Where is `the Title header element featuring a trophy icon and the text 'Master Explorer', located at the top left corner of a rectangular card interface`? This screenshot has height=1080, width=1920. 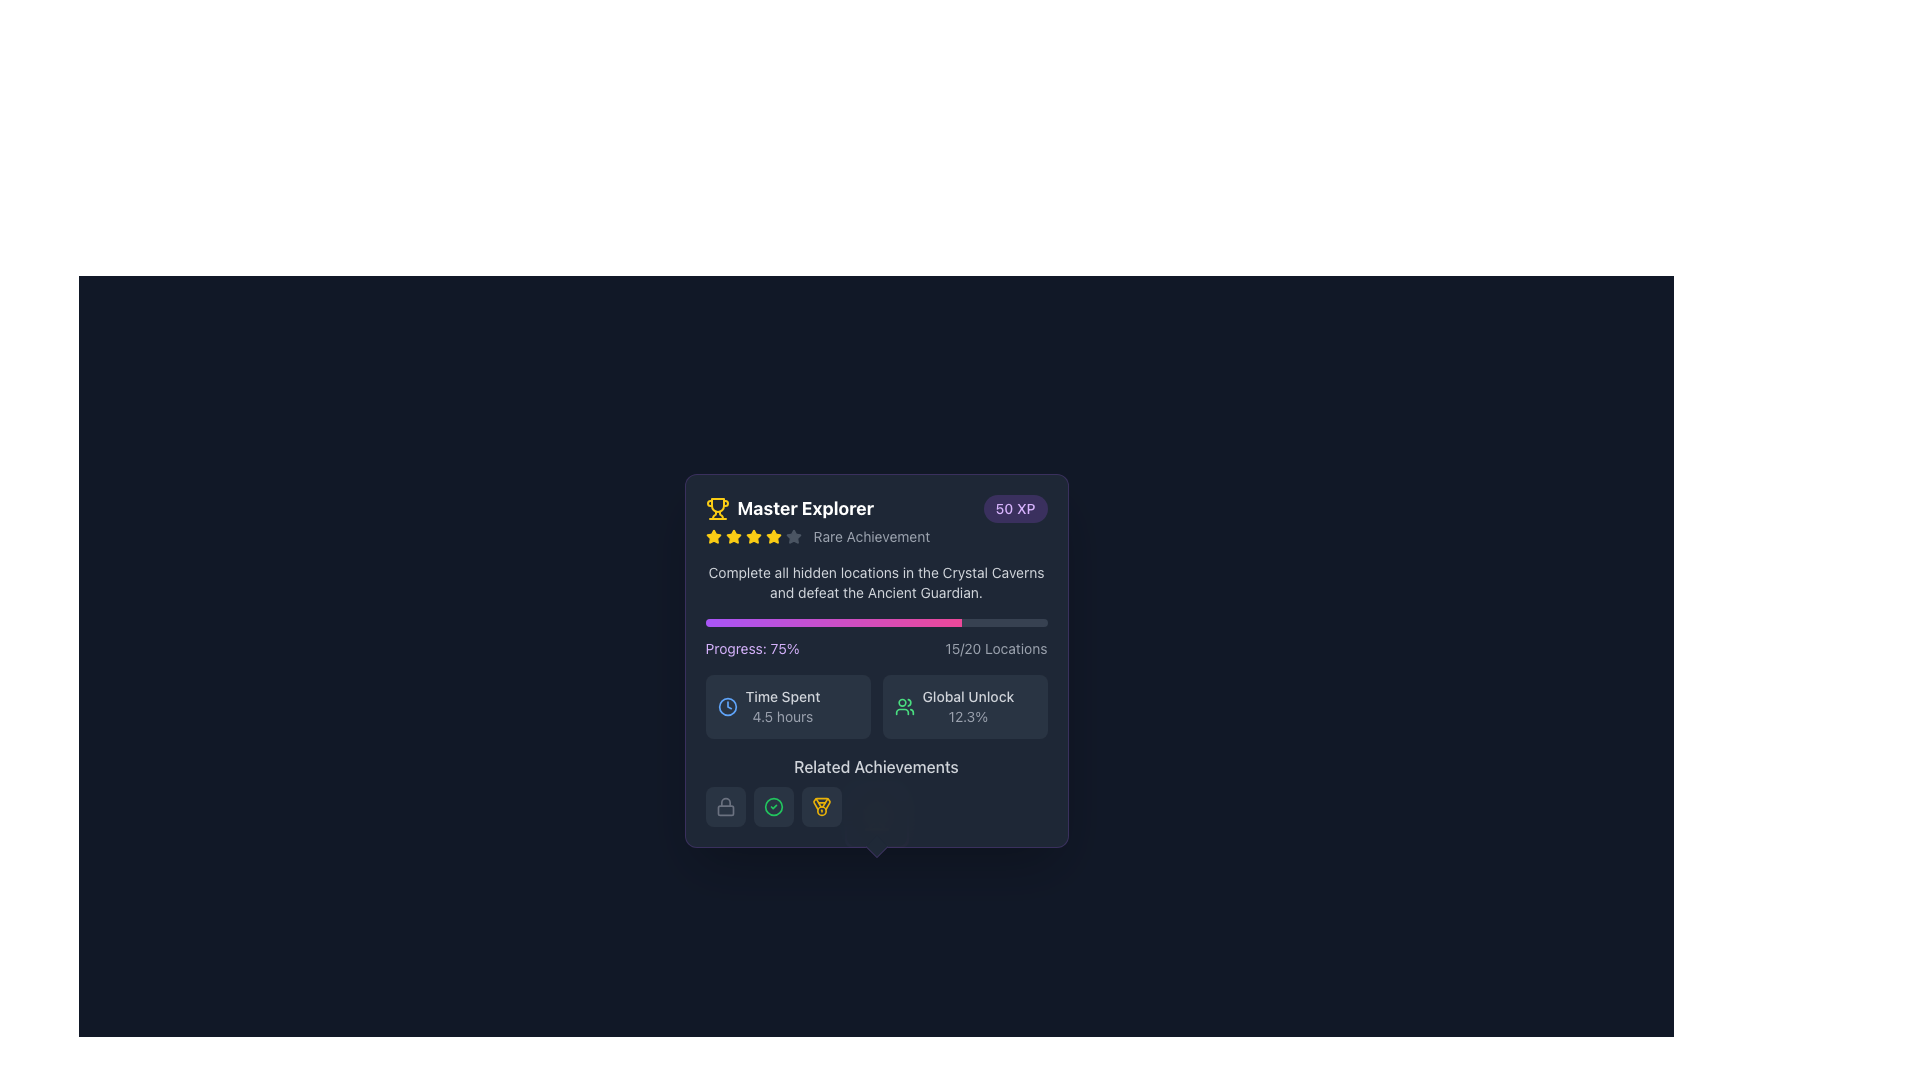
the Title header element featuring a trophy icon and the text 'Master Explorer', located at the top left corner of a rectangular card interface is located at coordinates (817, 508).